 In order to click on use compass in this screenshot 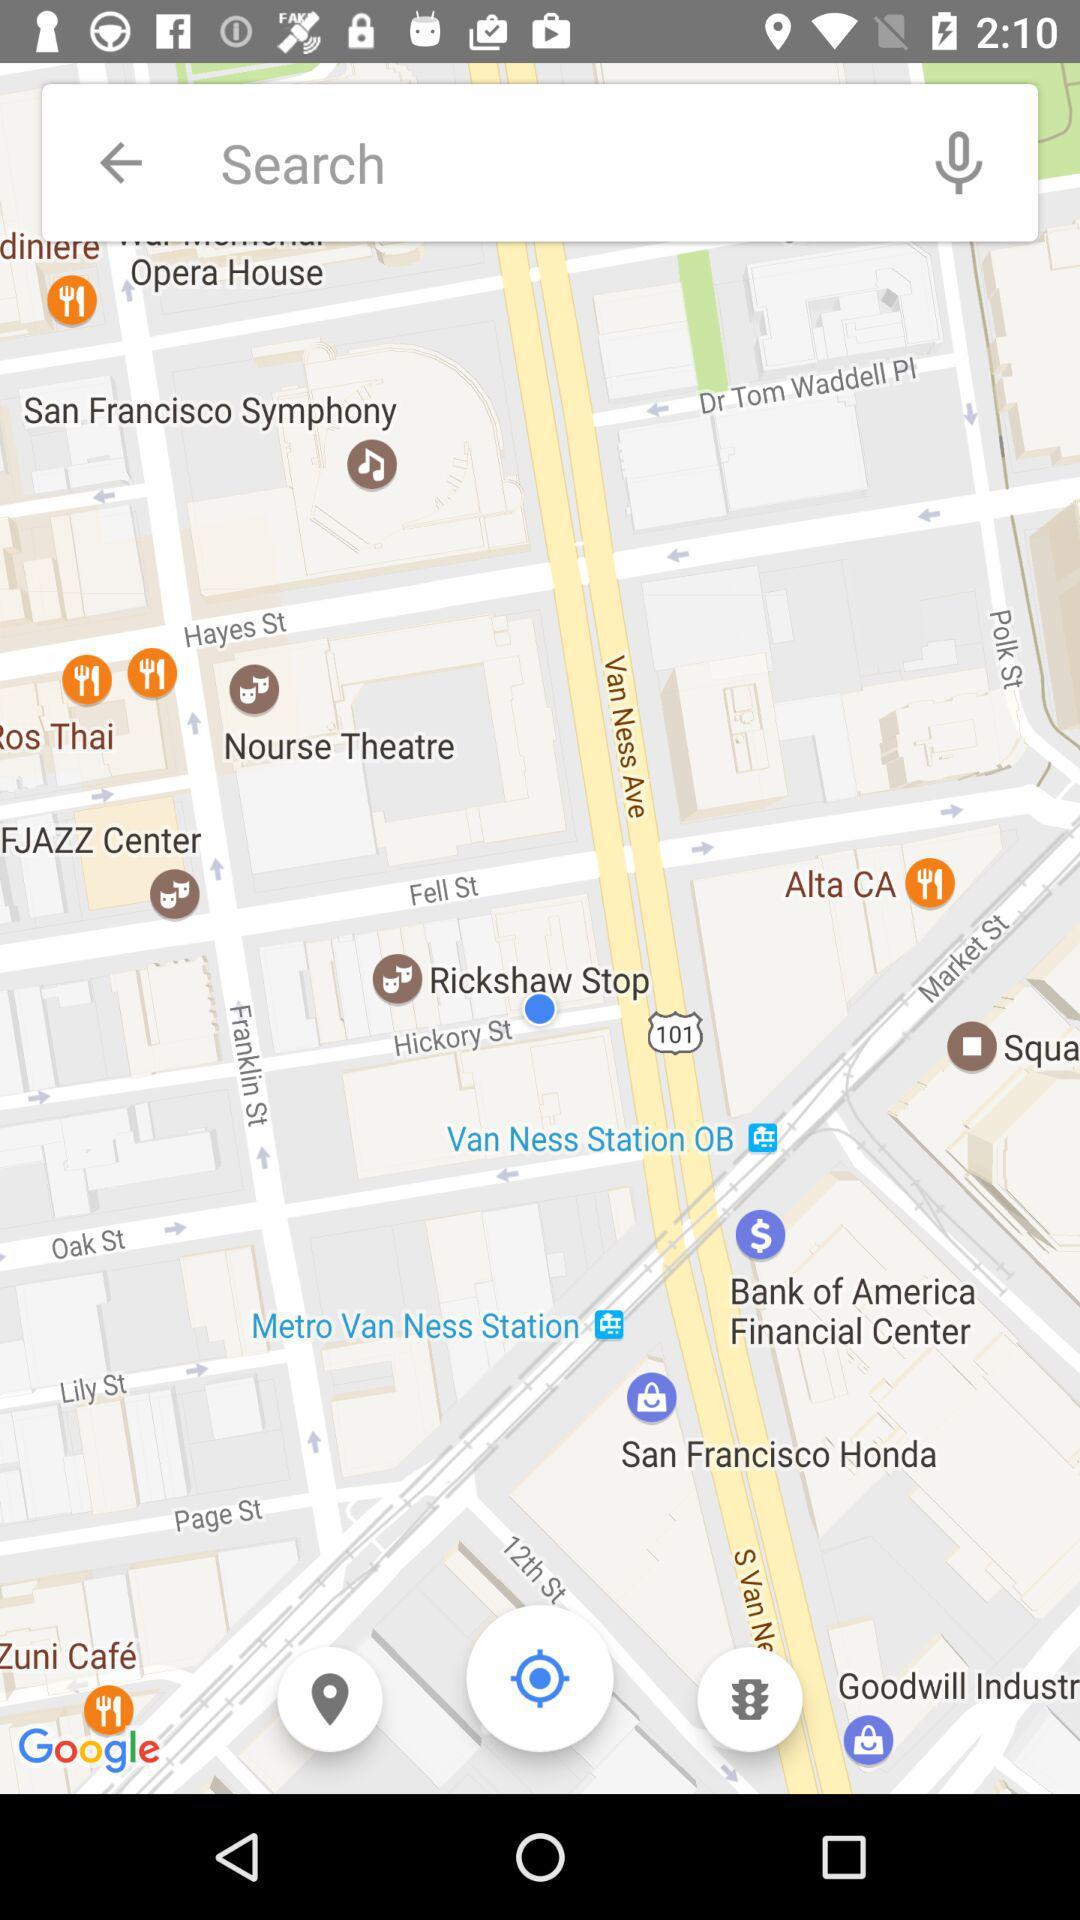, I will do `click(540, 1678)`.